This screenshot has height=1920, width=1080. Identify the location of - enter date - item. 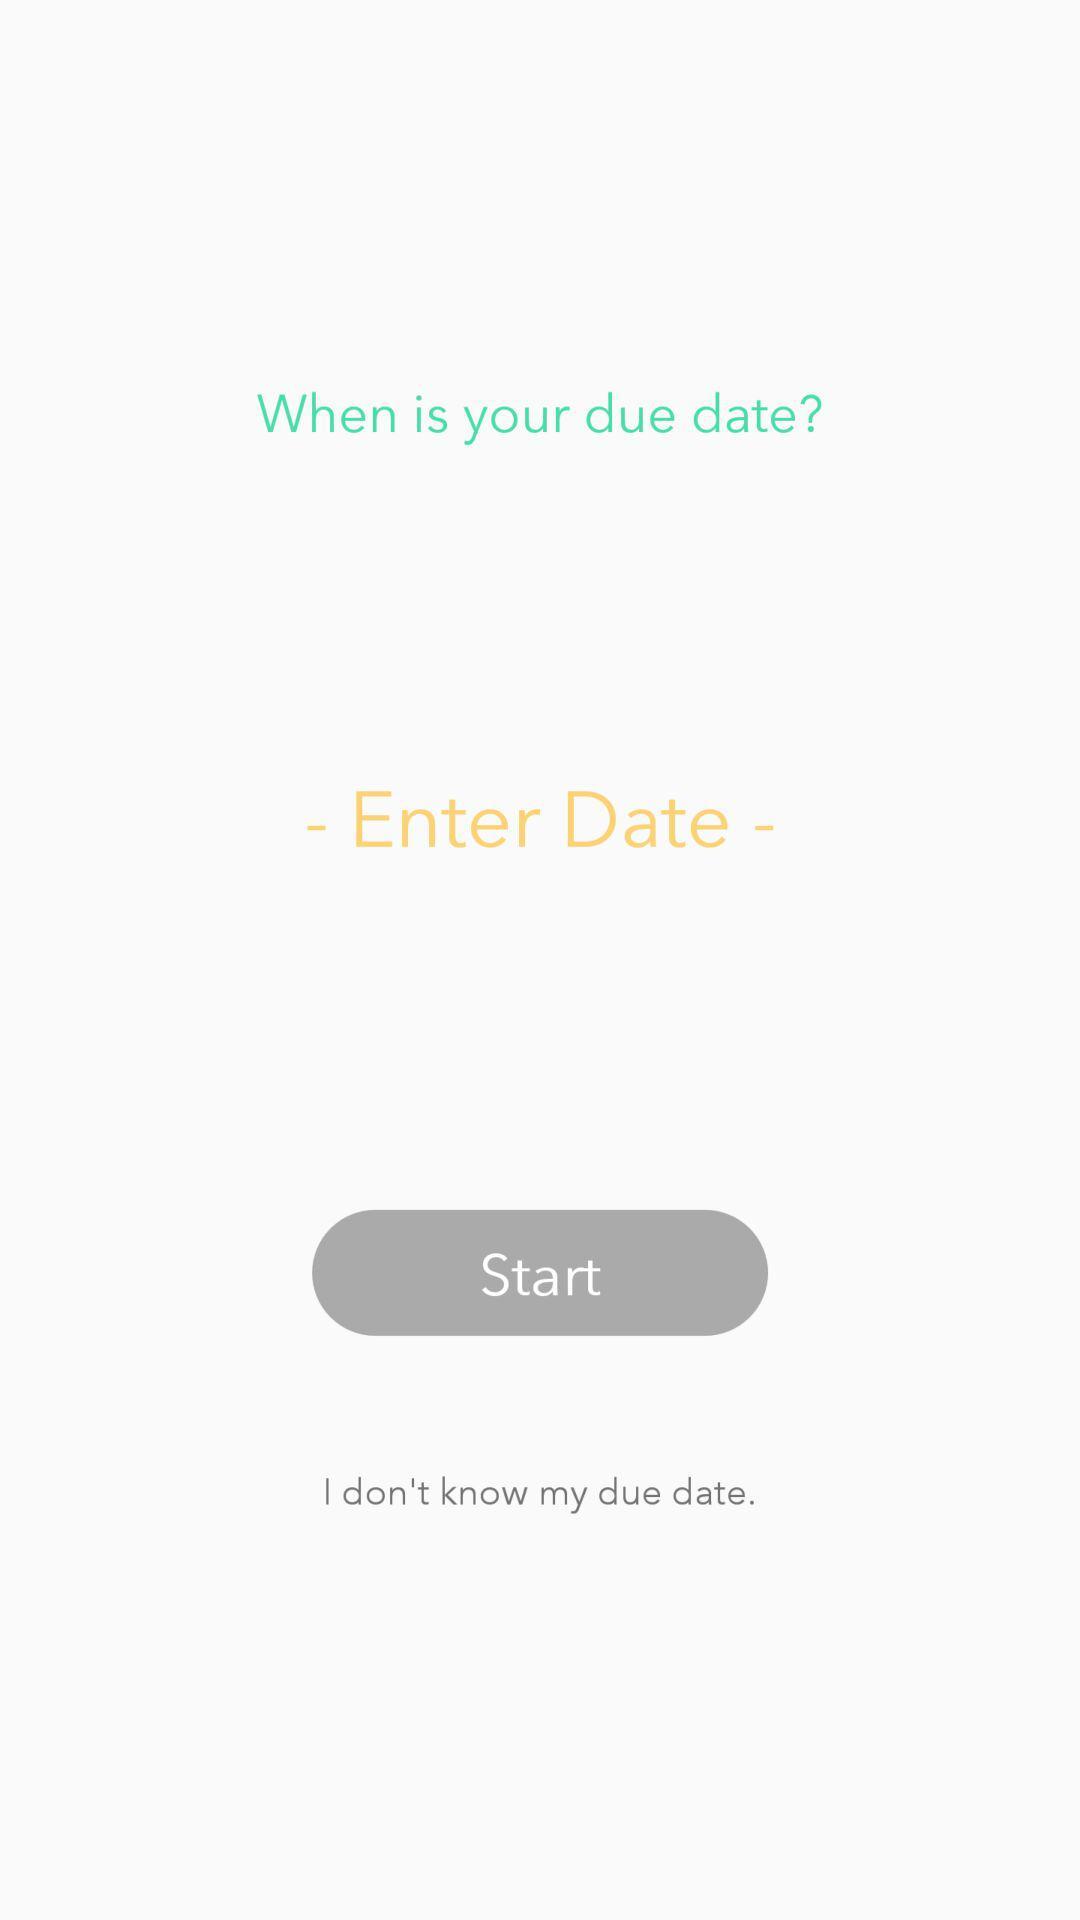
(540, 816).